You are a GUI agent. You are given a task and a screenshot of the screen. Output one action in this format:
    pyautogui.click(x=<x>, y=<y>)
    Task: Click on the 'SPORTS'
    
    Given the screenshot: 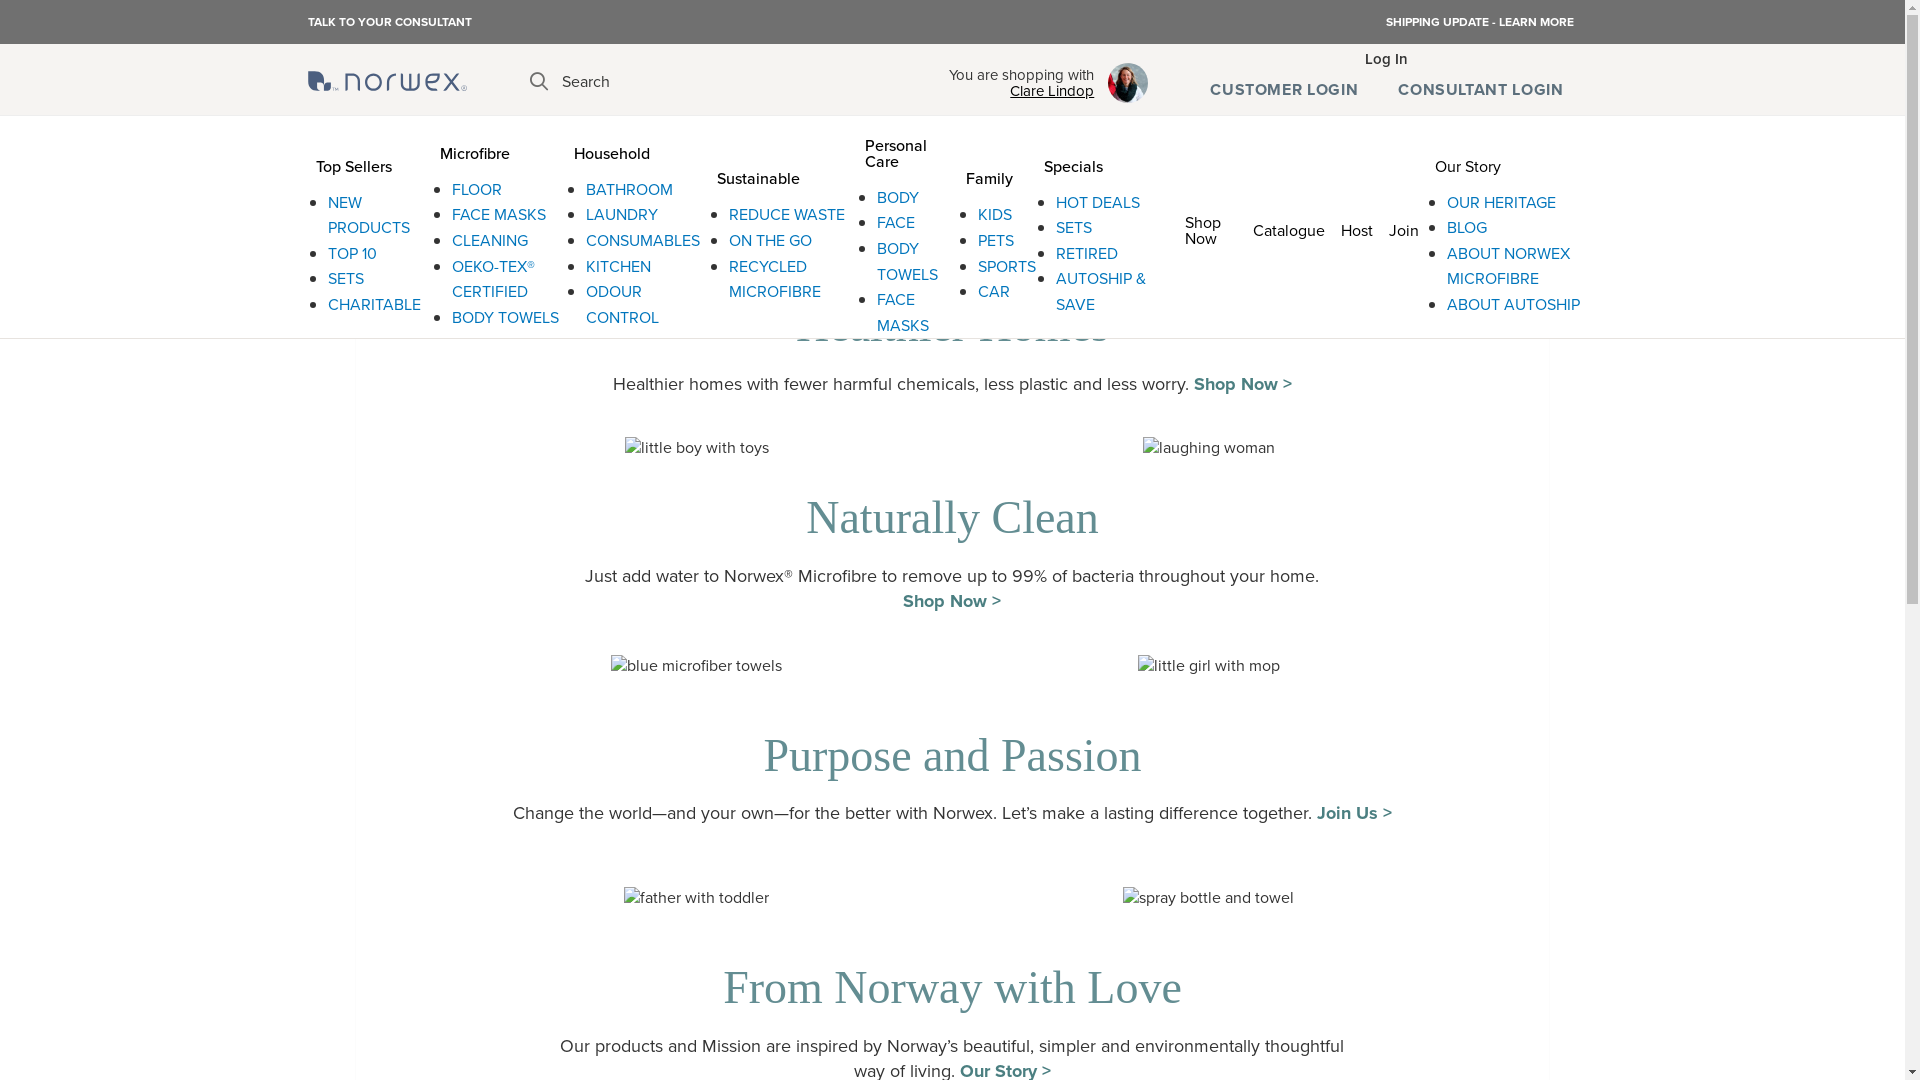 What is the action you would take?
    pyautogui.click(x=1007, y=265)
    